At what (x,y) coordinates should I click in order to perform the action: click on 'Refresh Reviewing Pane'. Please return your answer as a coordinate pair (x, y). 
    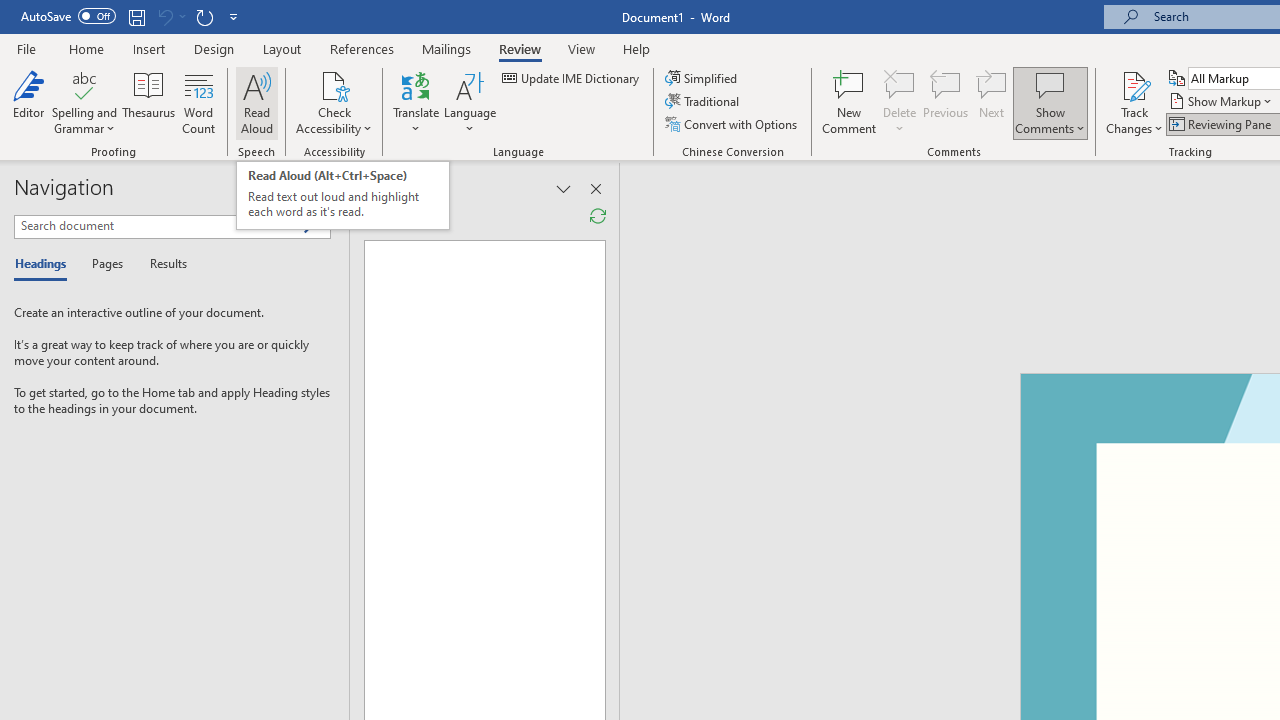
    Looking at the image, I should click on (596, 216).